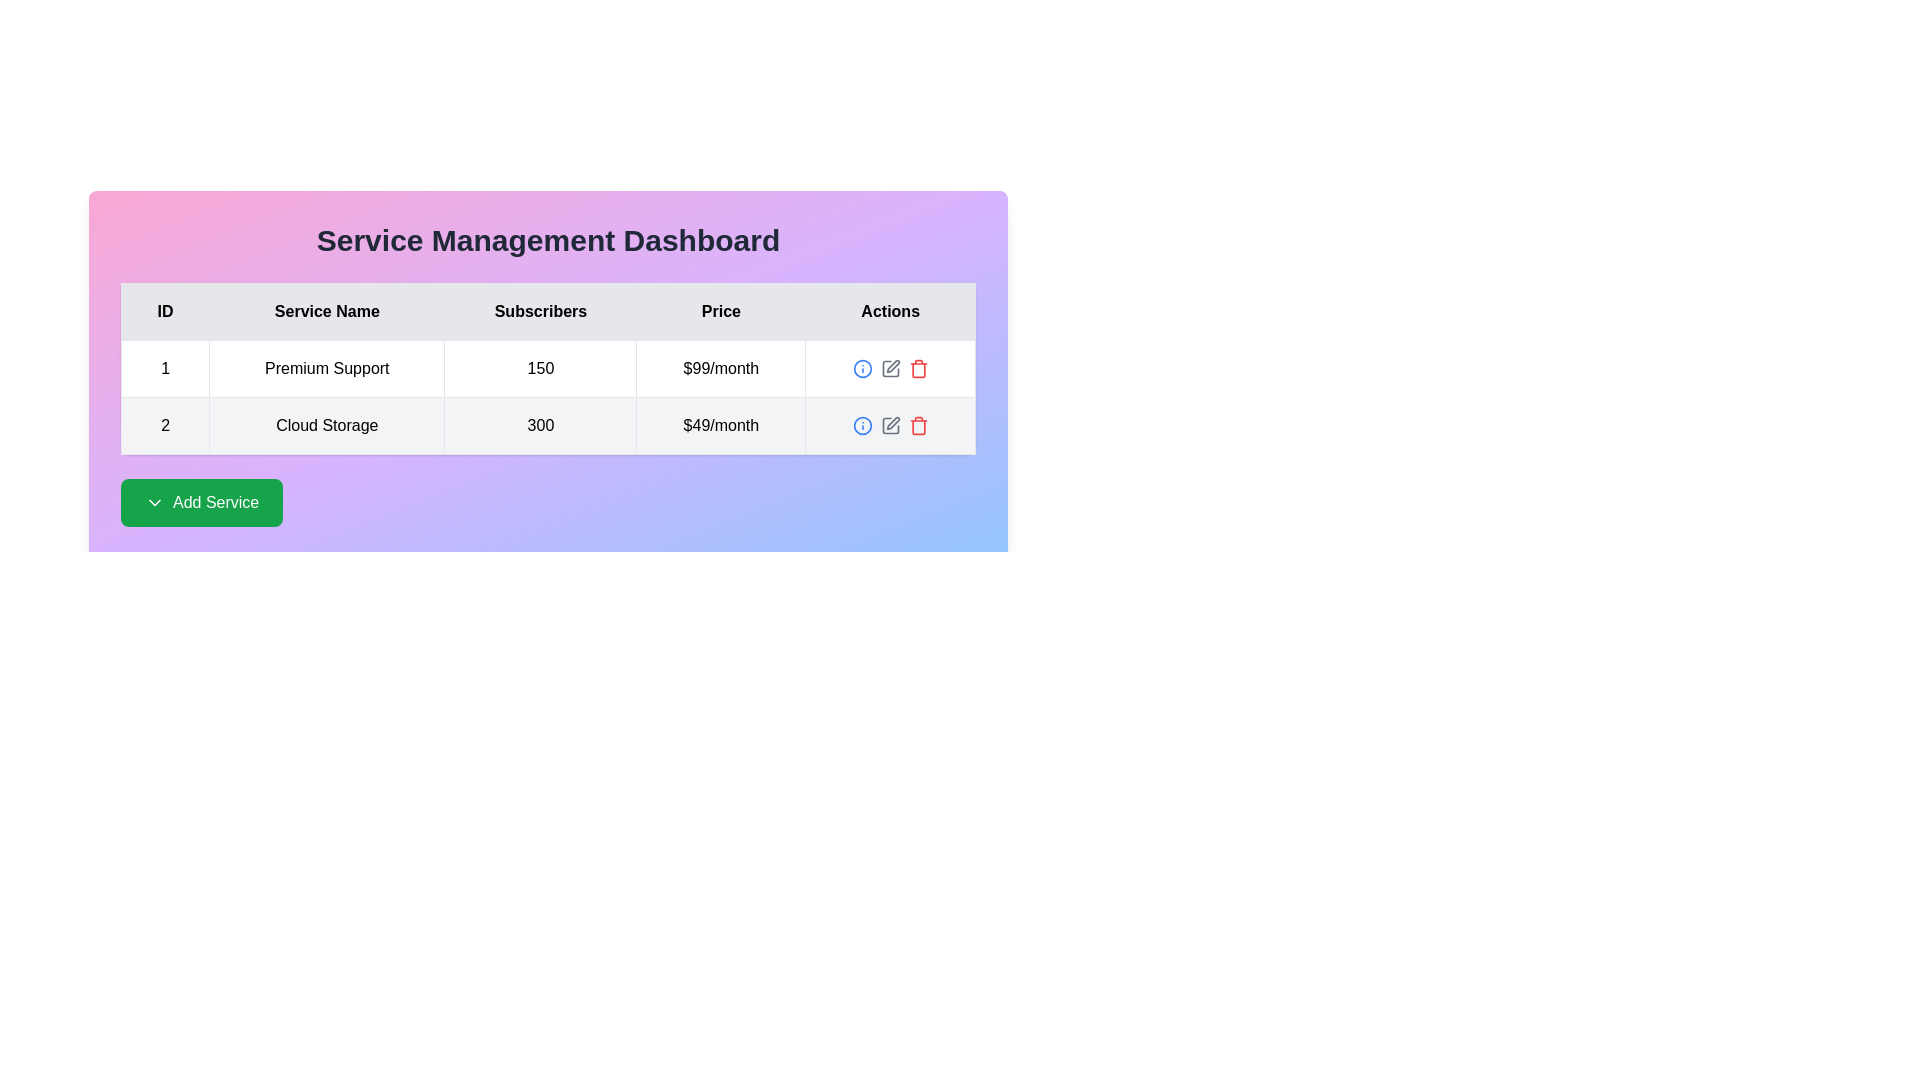 This screenshot has height=1080, width=1920. Describe the element at coordinates (548, 239) in the screenshot. I see `the text header 'Service Management Dashboard' which is styled in bold, large black font and is centrally positioned at the top of a gradient-colored card` at that location.